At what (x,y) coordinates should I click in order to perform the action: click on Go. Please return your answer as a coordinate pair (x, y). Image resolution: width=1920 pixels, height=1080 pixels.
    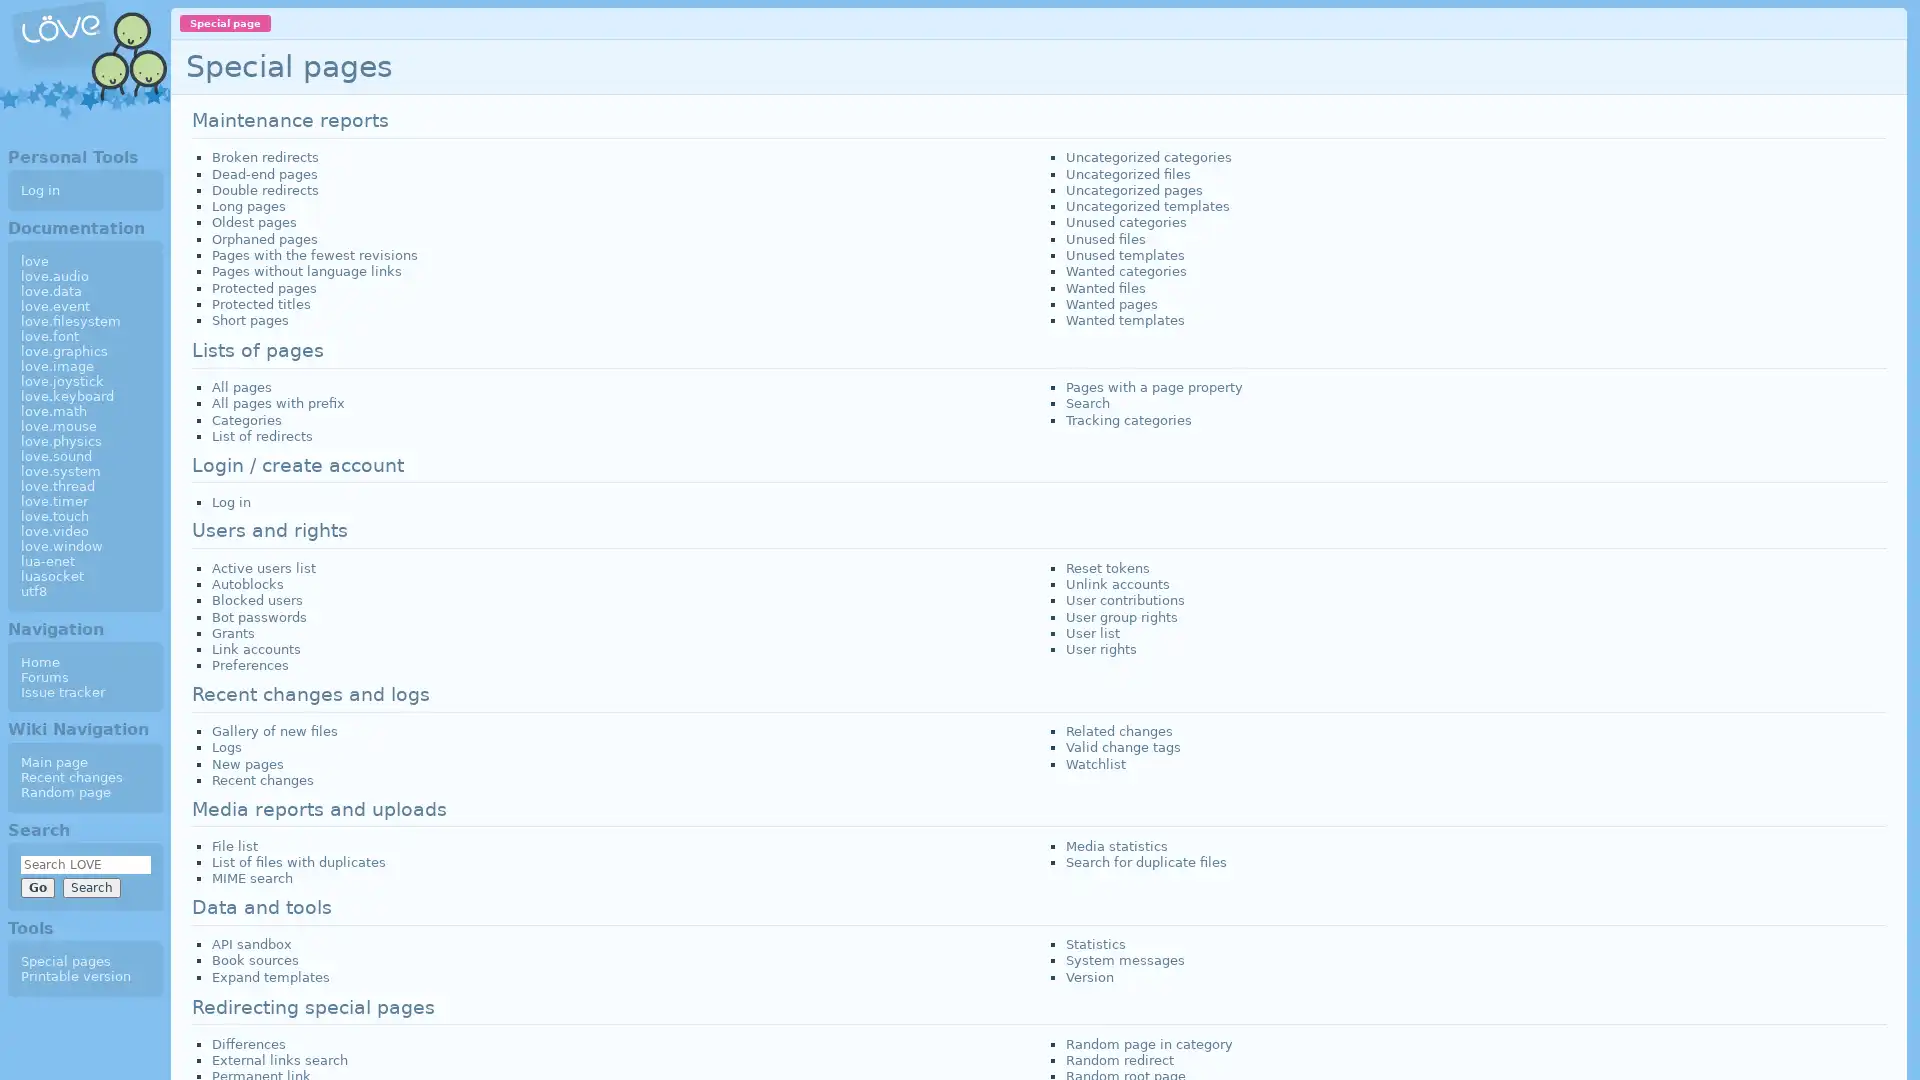
    Looking at the image, I should click on (37, 886).